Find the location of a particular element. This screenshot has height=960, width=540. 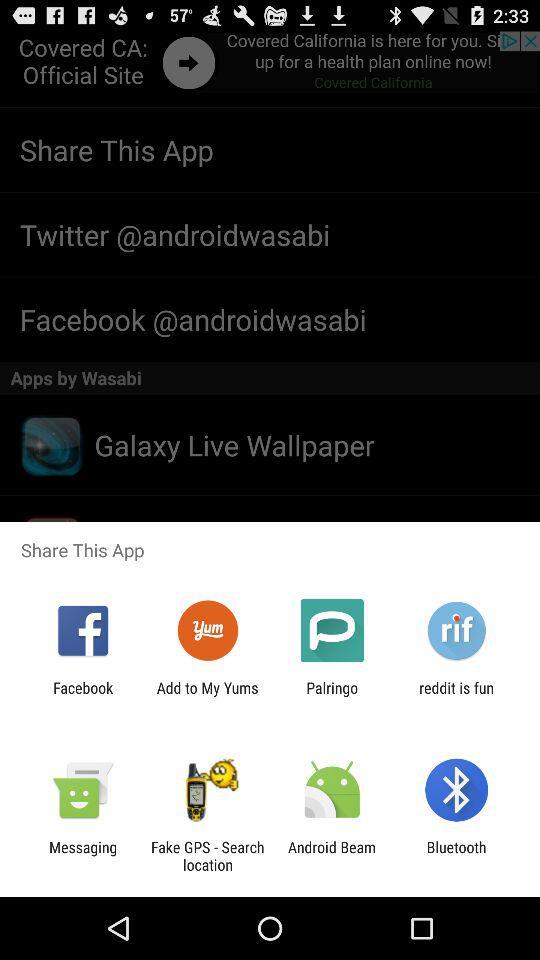

the icon next to the fake gps search app is located at coordinates (82, 855).